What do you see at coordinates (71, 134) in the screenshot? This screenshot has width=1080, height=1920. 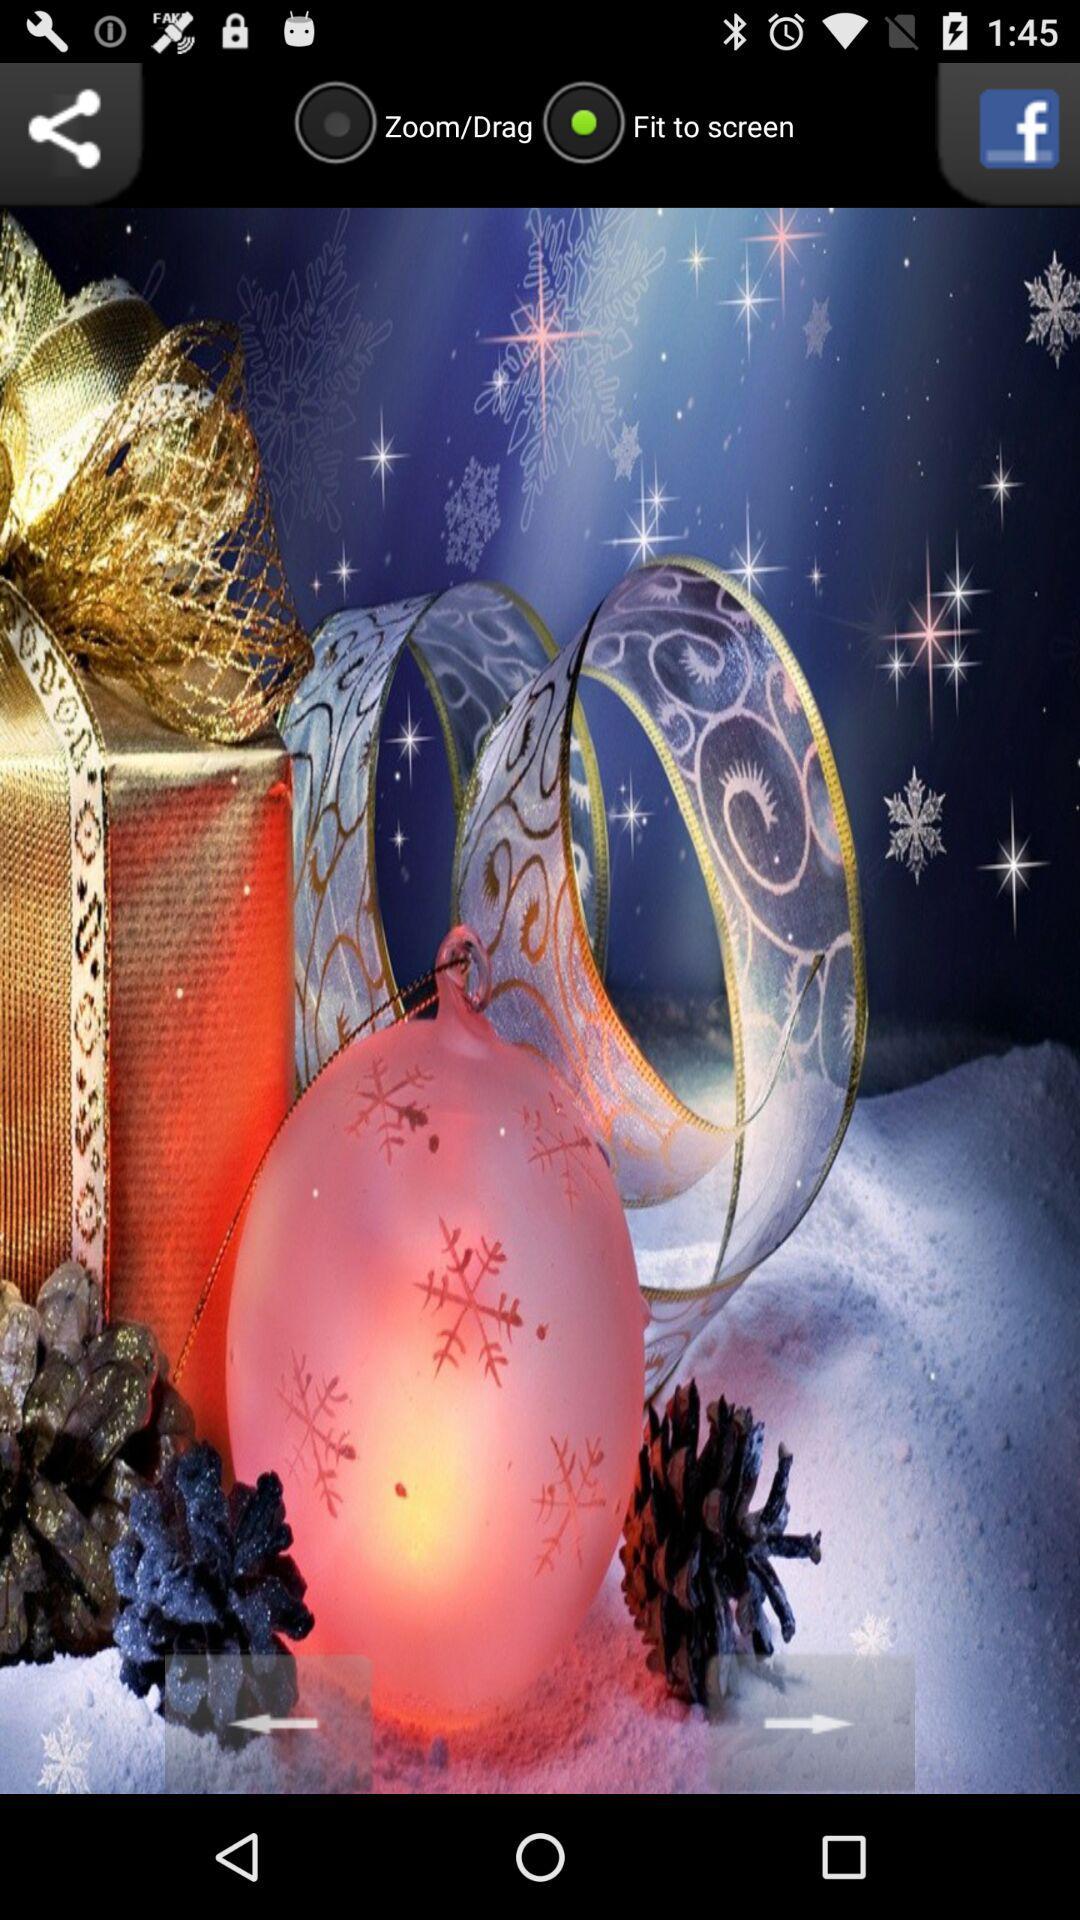 I see `open share menu` at bounding box center [71, 134].